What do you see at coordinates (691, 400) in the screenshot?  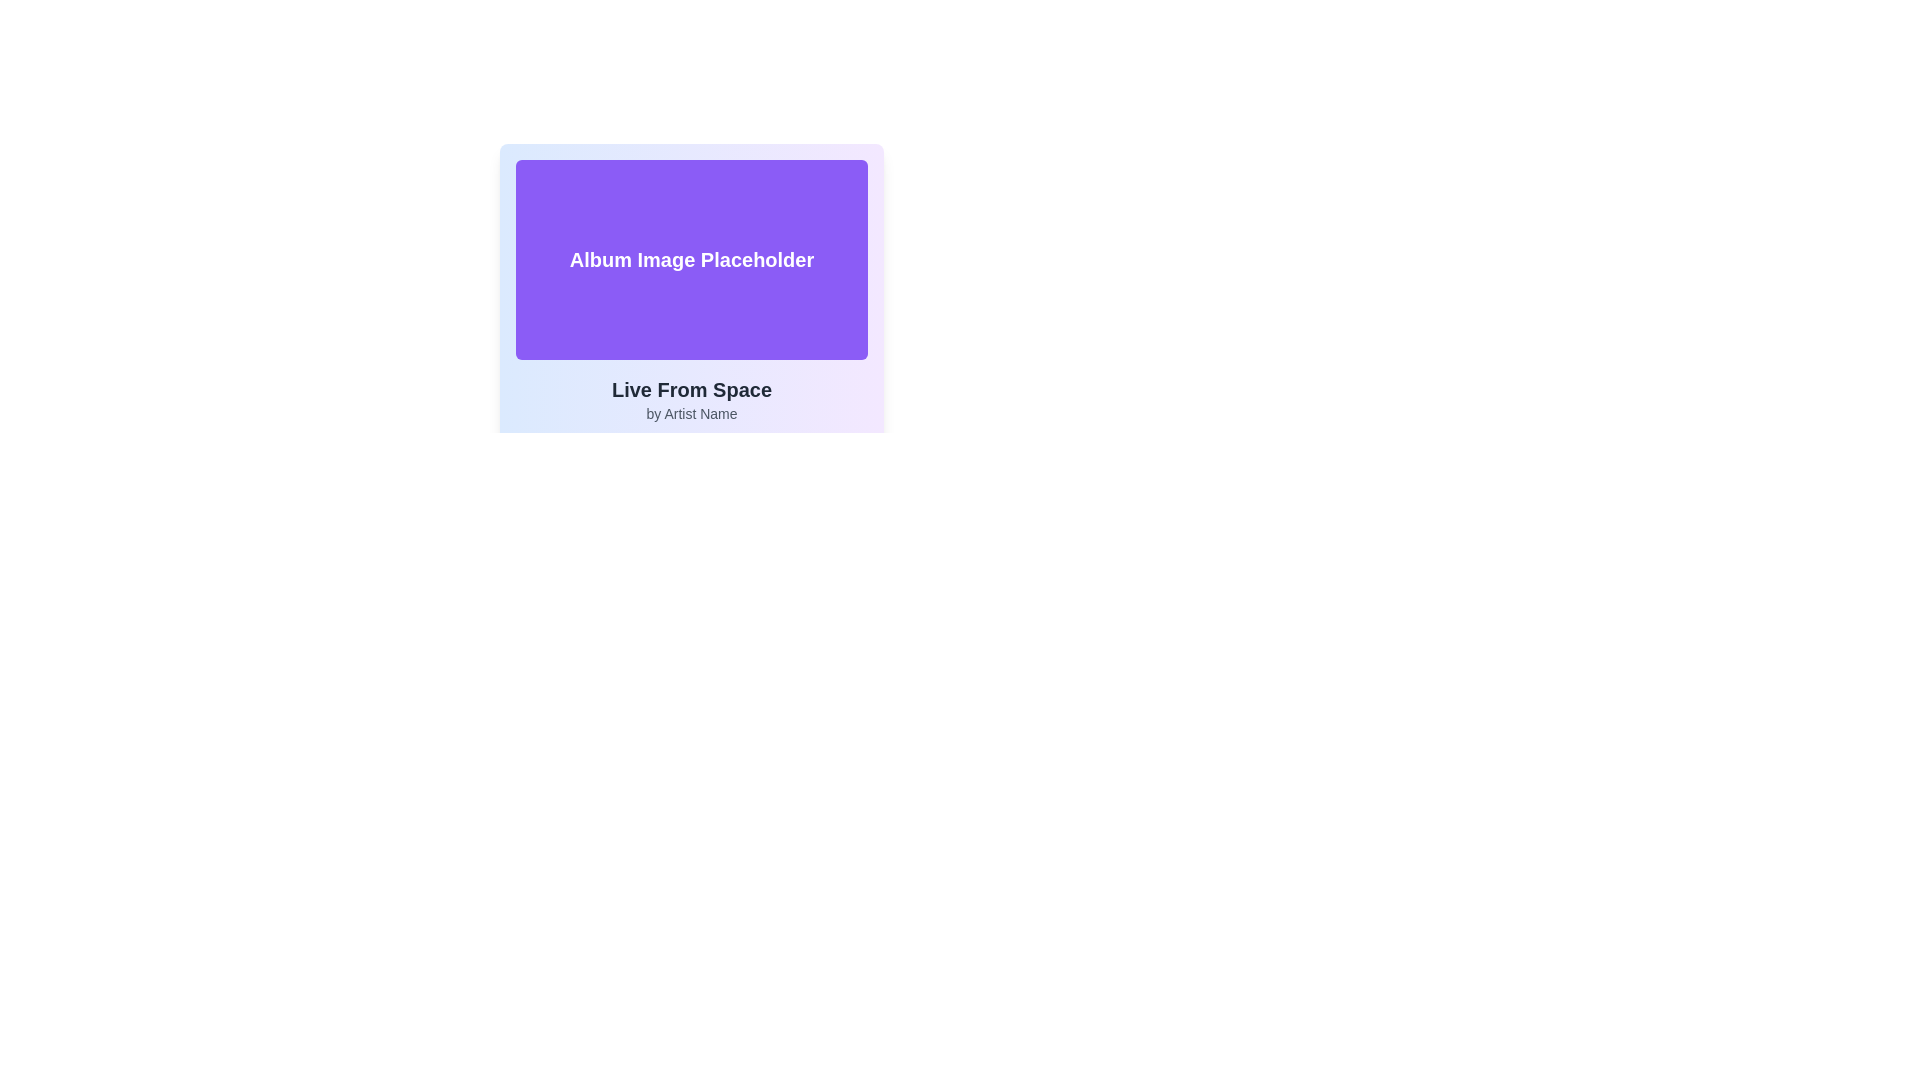 I see `text element displaying 'Live From Space' and 'by Artist Name', located below the placeholder image in the card layout` at bounding box center [691, 400].